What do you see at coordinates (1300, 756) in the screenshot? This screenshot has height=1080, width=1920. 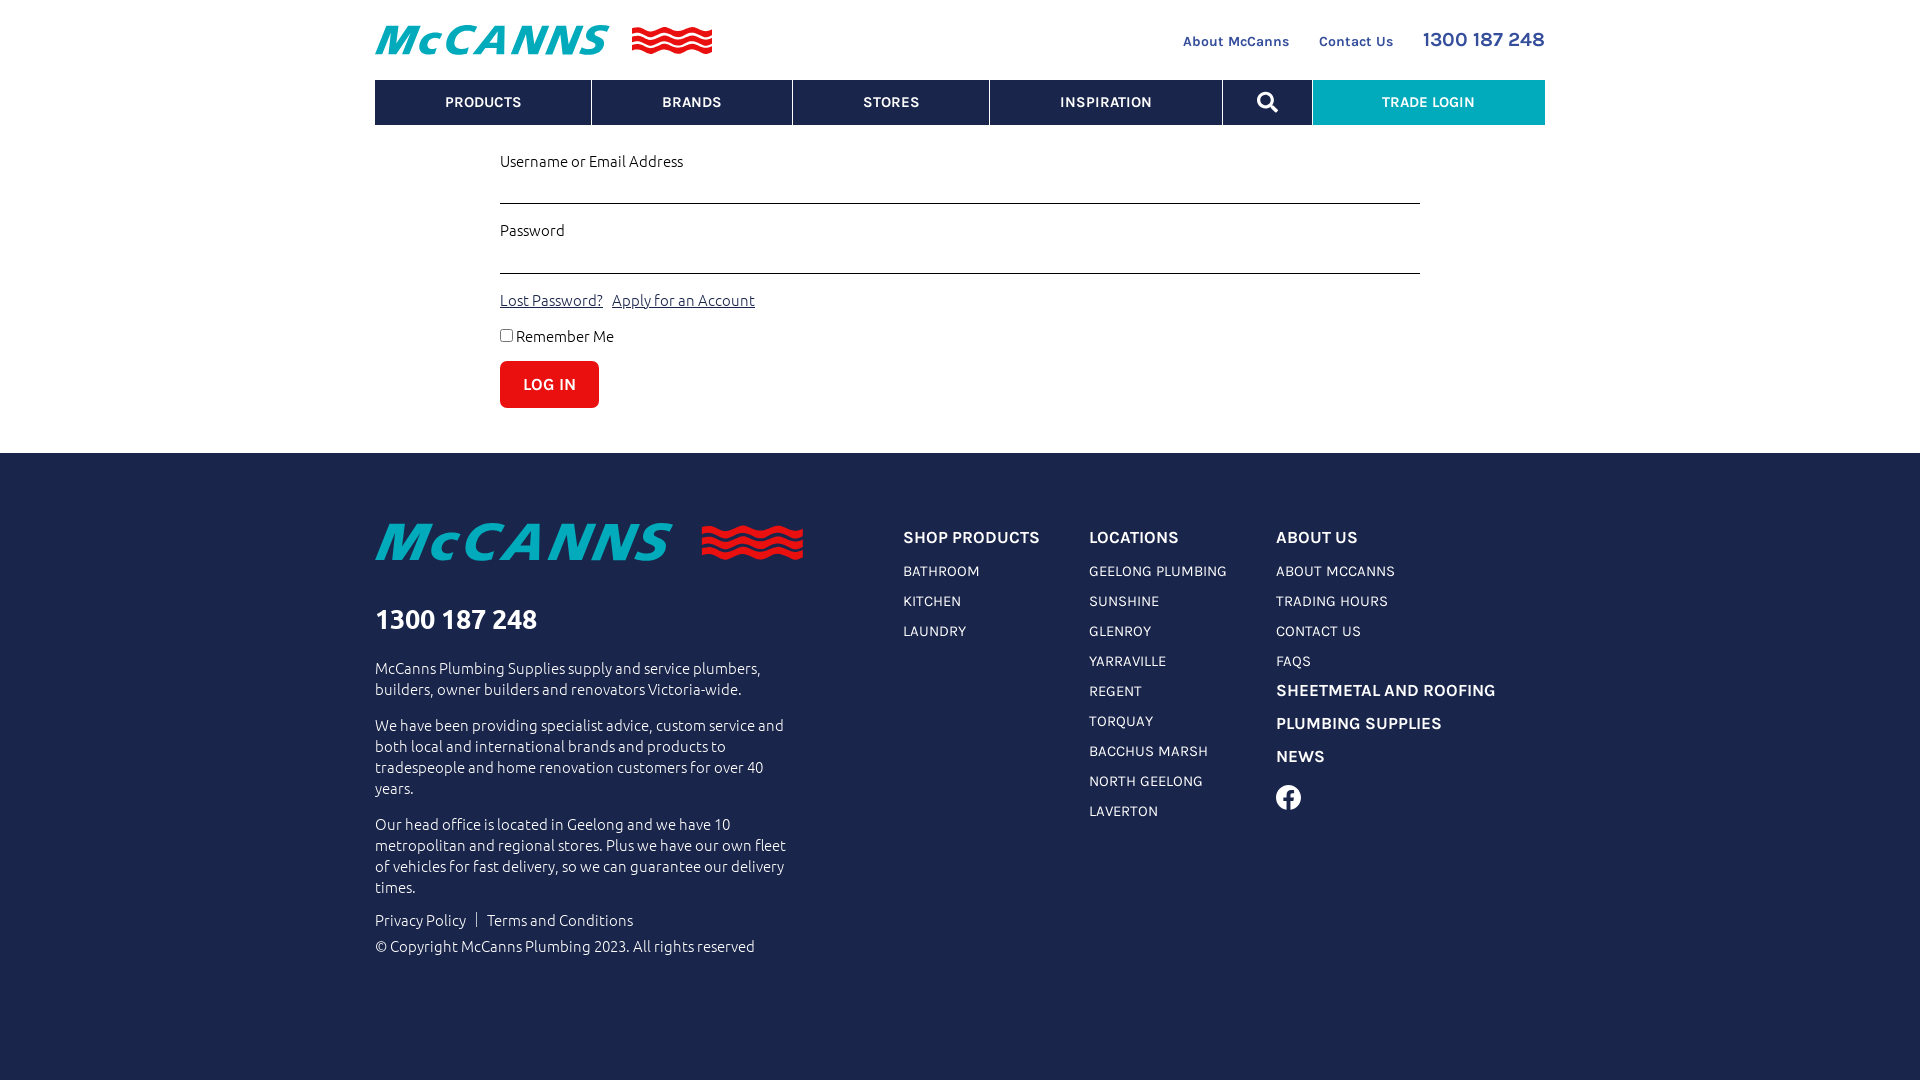 I see `'NEWS'` at bounding box center [1300, 756].